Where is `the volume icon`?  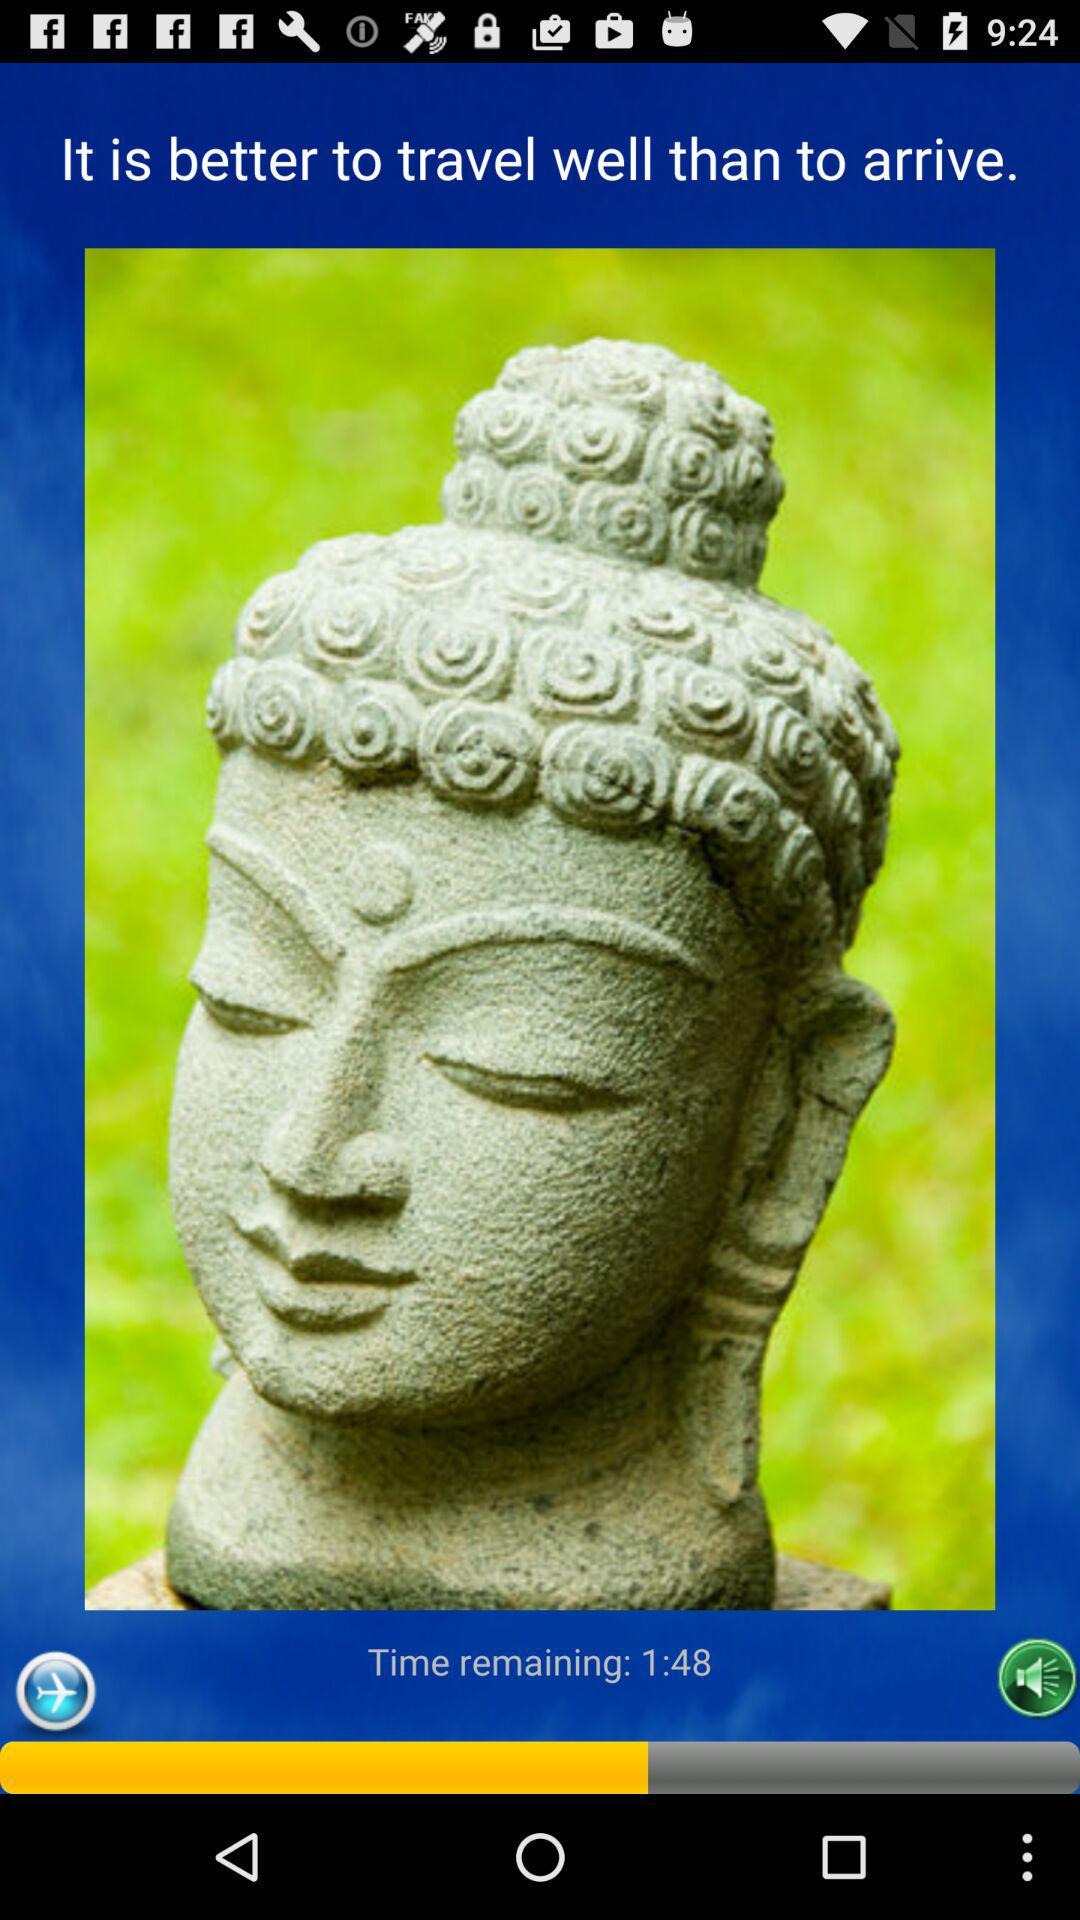 the volume icon is located at coordinates (1036, 1796).